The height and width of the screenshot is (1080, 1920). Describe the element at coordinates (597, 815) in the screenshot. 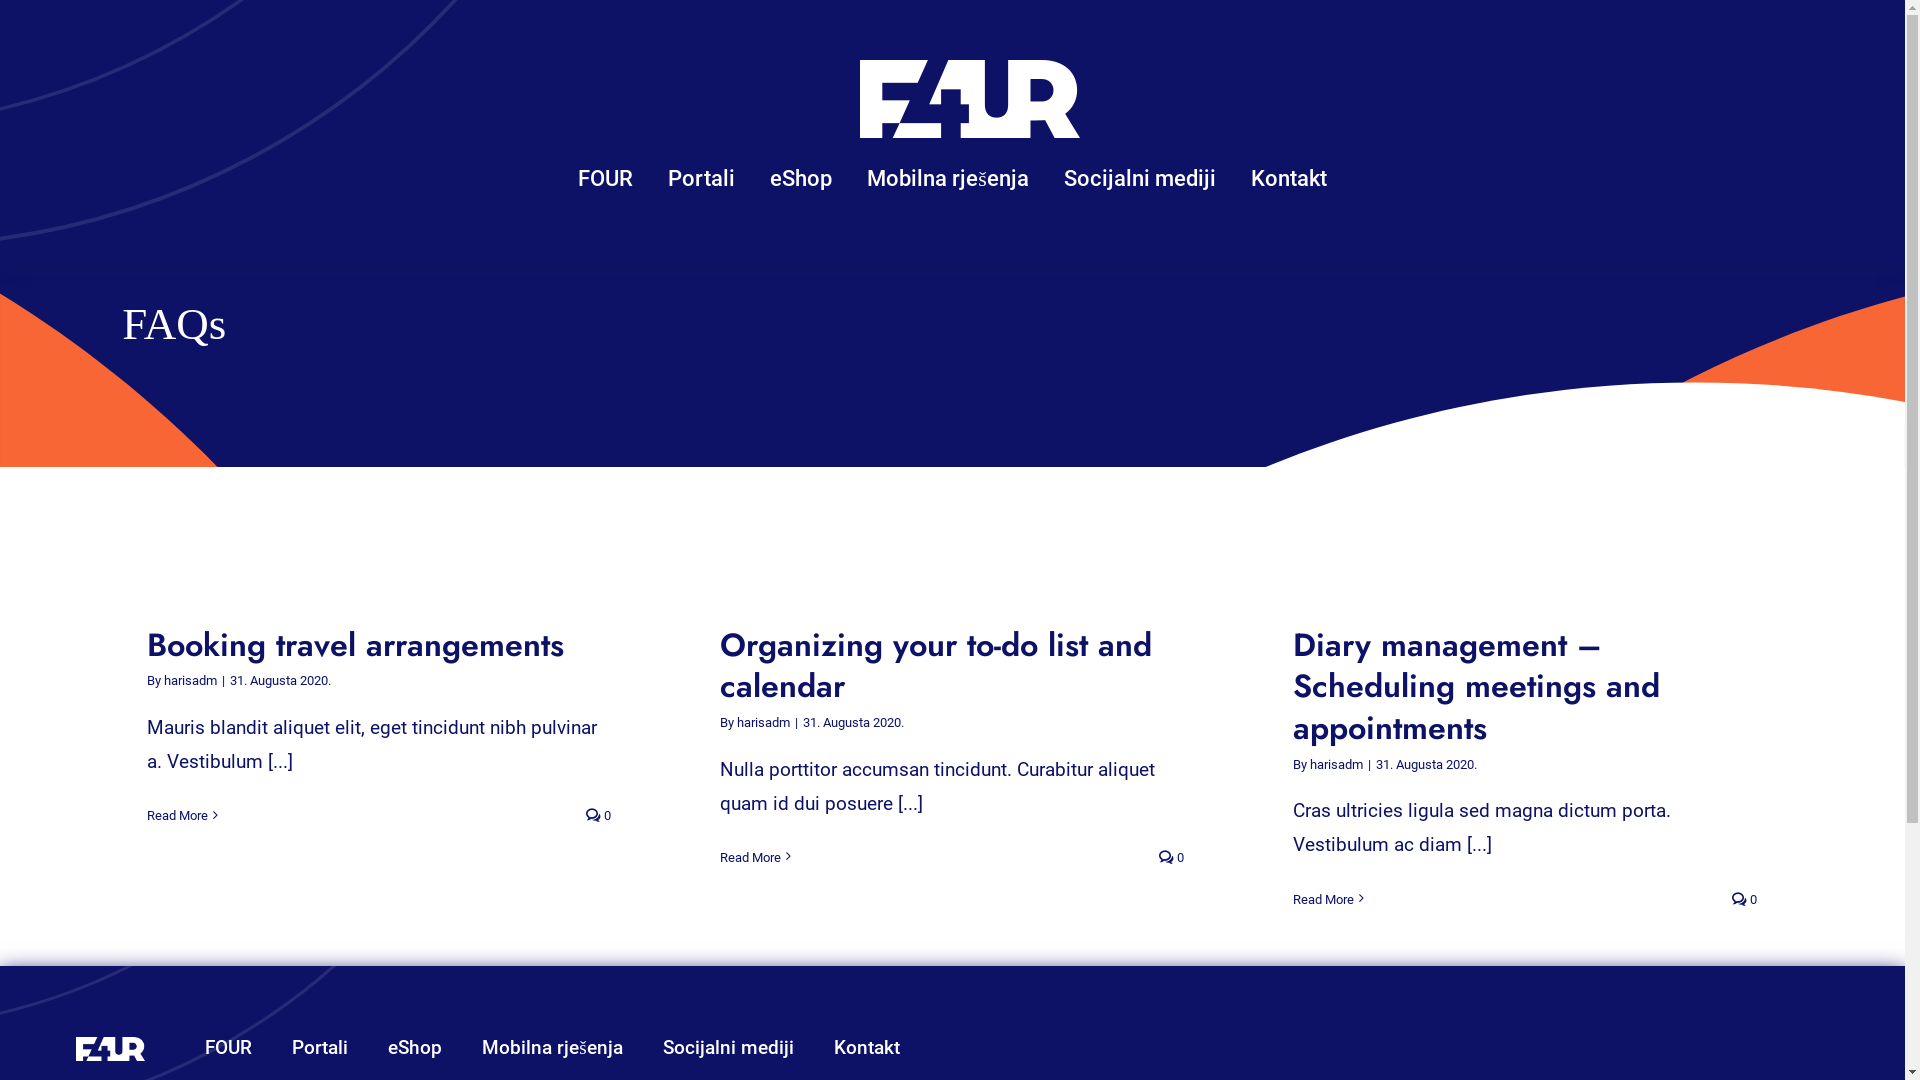

I see `' 0'` at that location.